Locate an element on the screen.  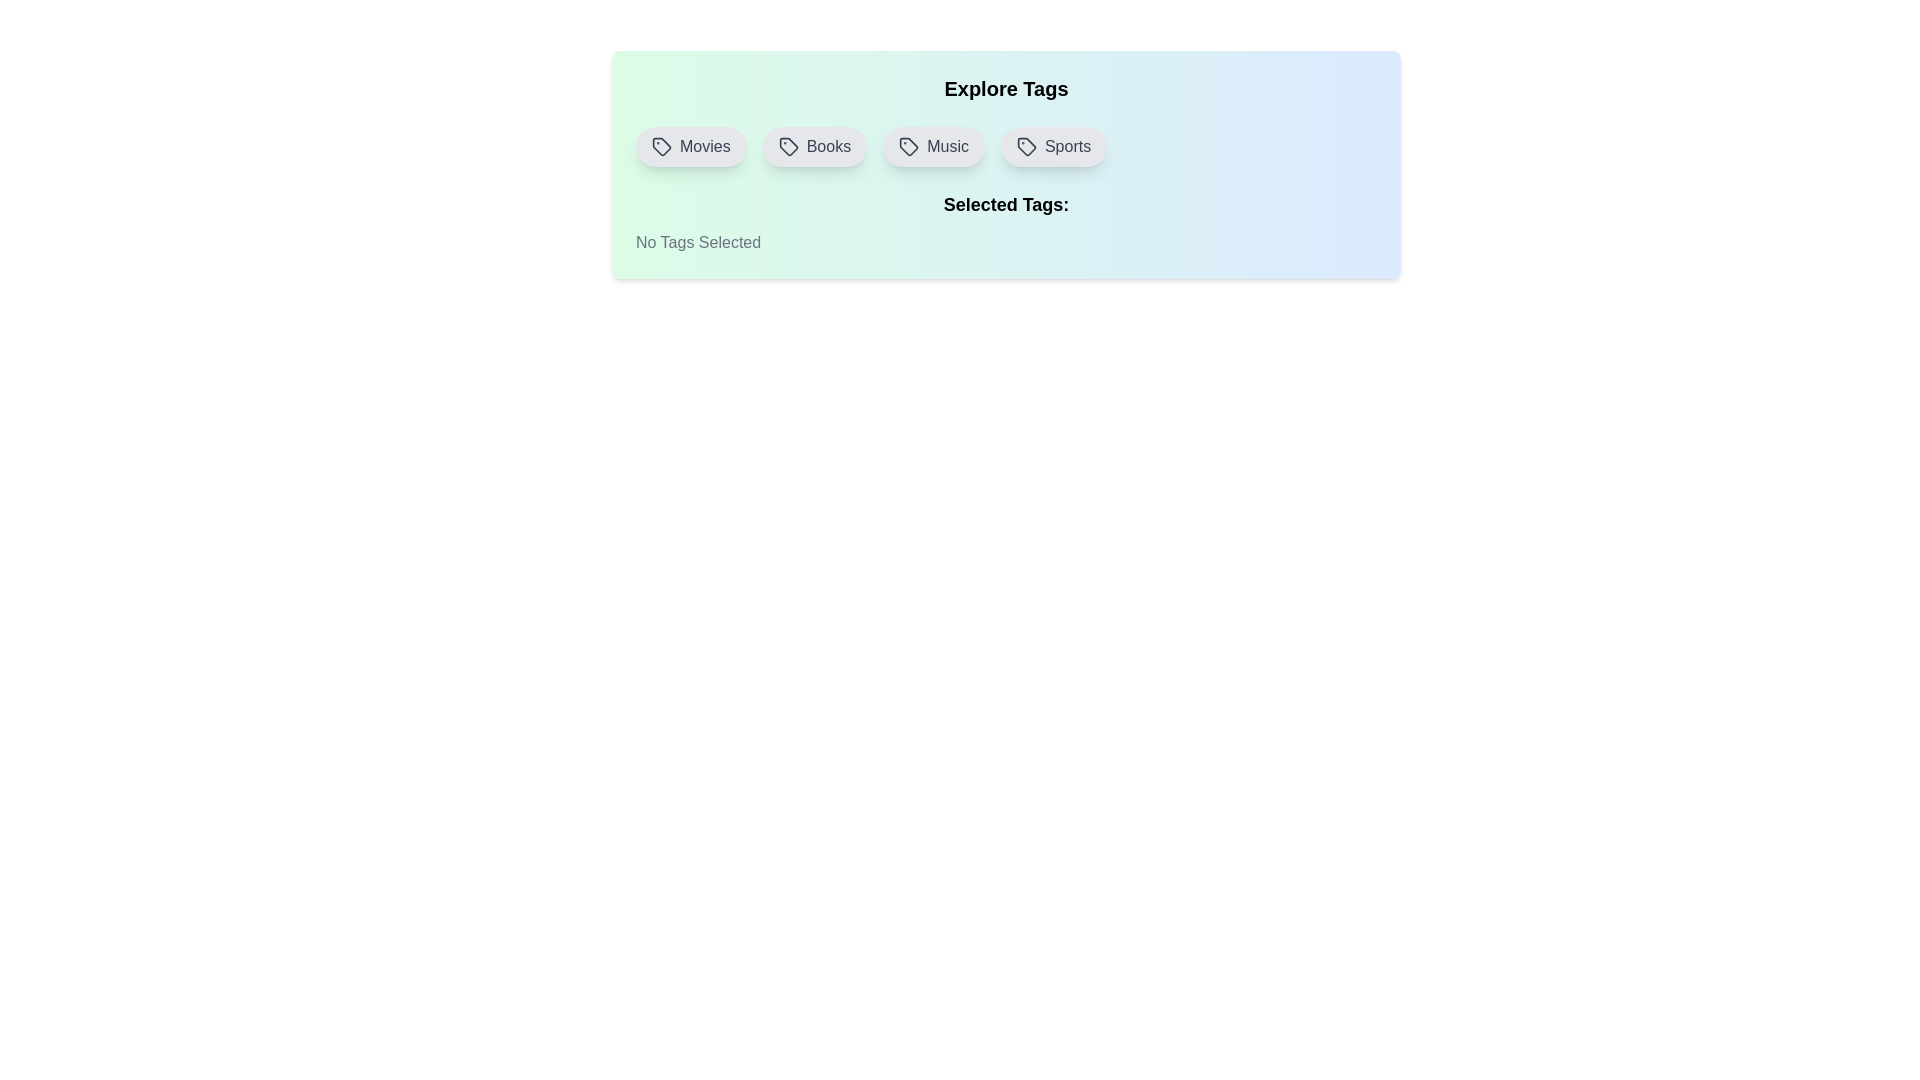
the 'Sports' button is located at coordinates (1027, 145).